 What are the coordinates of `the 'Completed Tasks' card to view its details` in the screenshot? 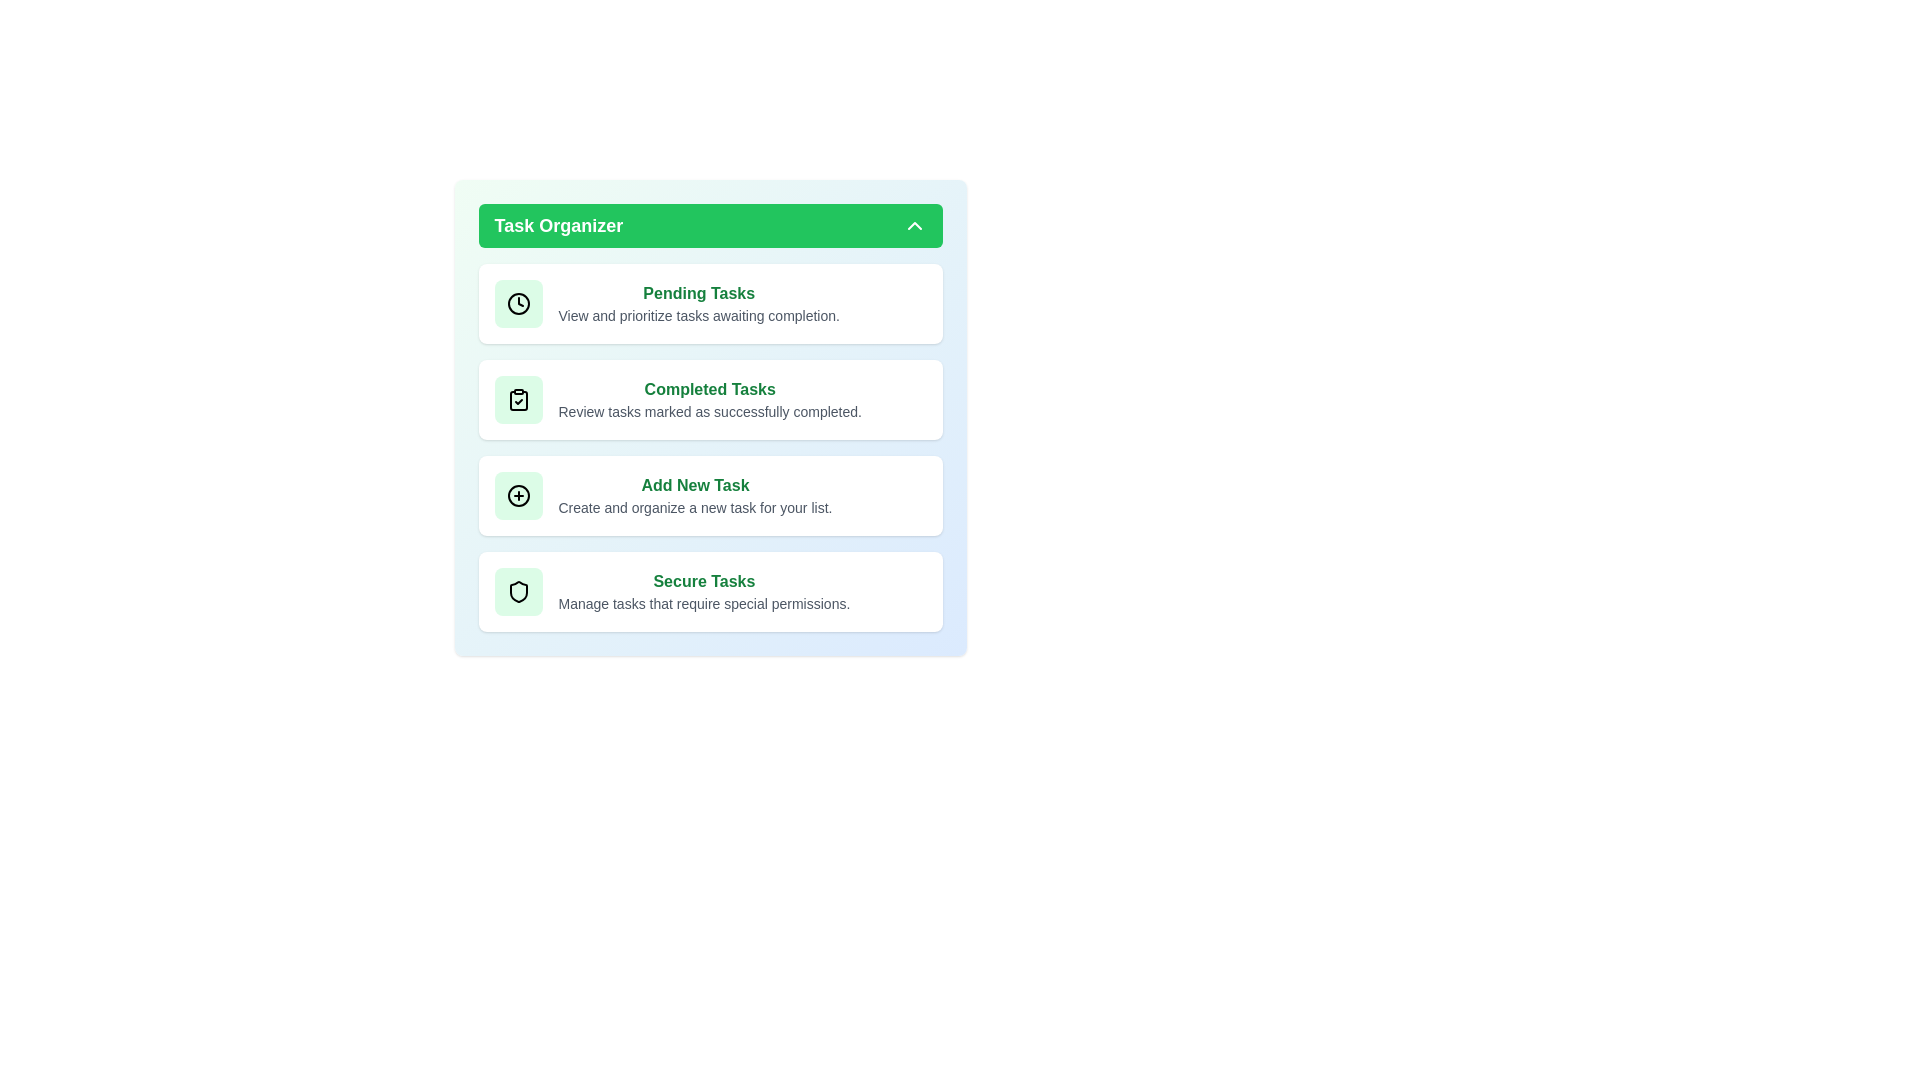 It's located at (710, 400).